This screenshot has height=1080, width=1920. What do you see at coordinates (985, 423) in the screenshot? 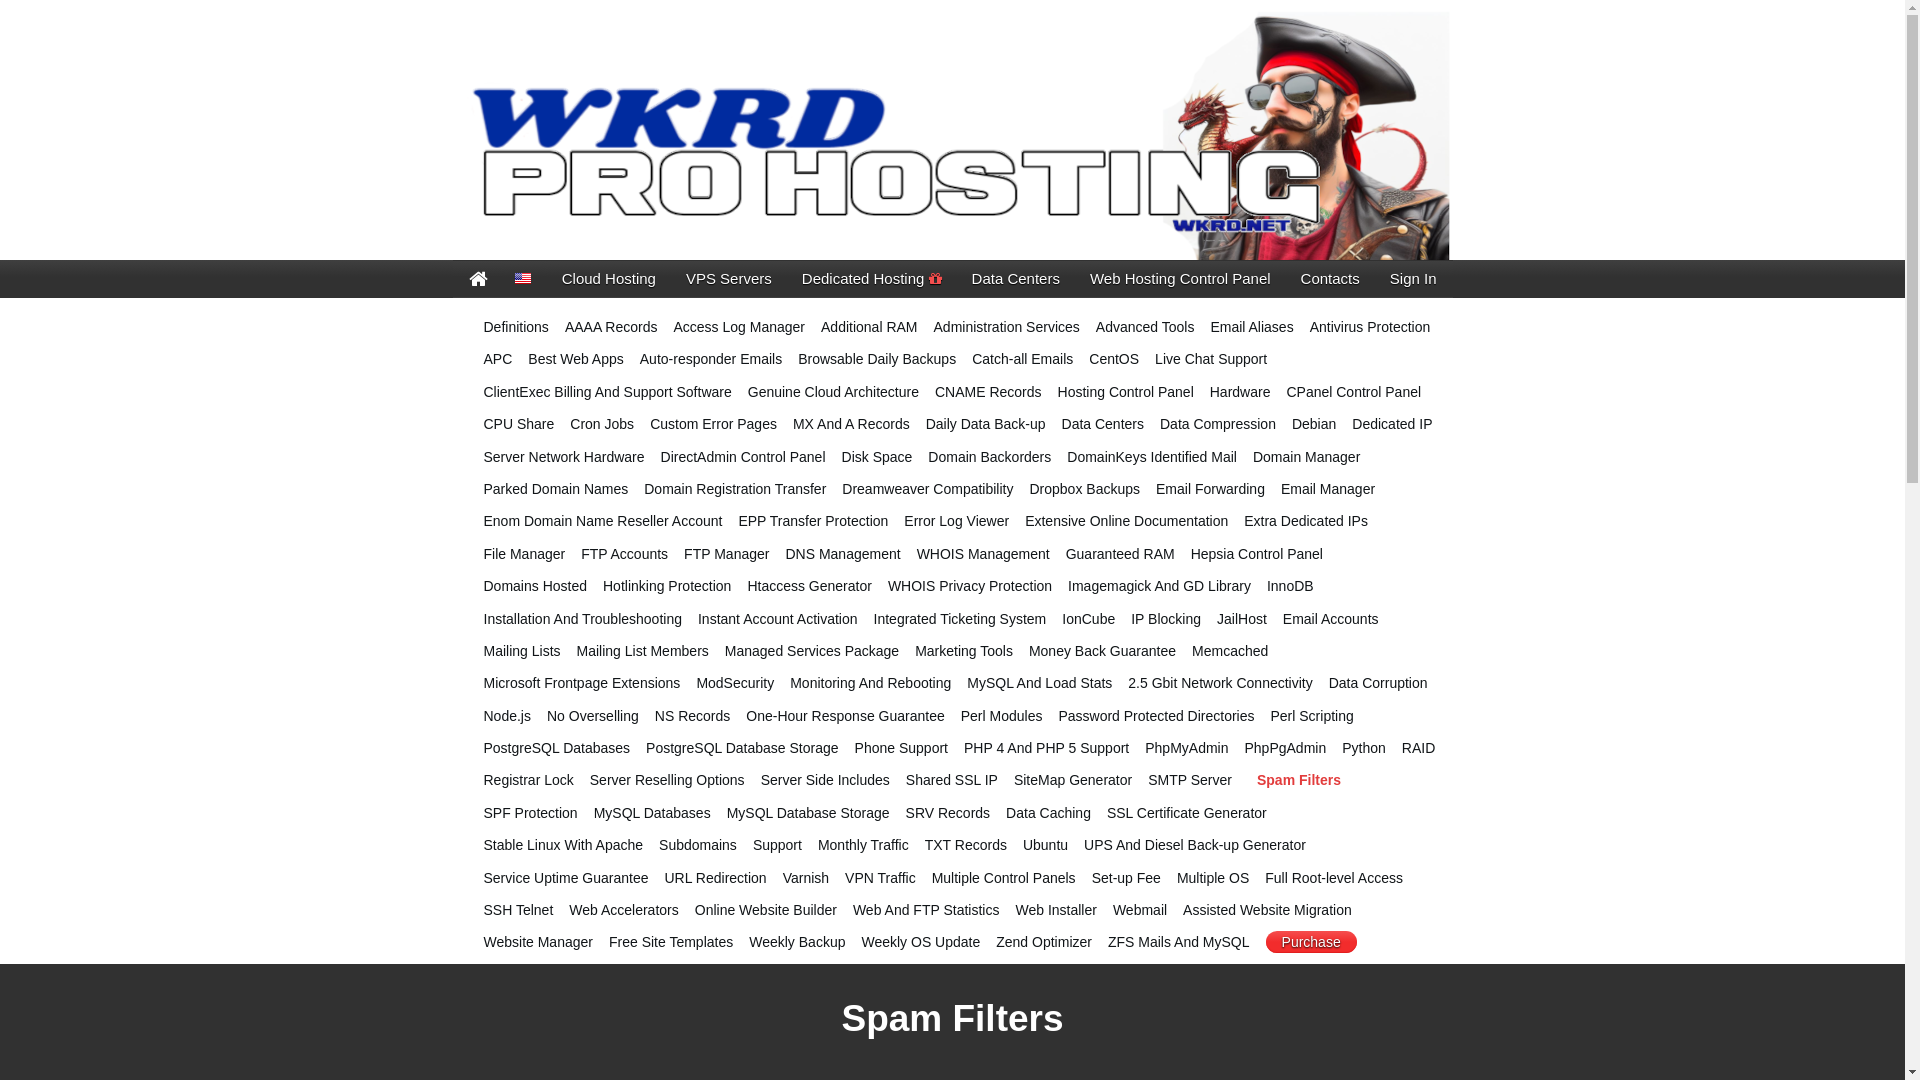
I see `'Daily Data Back-up'` at bounding box center [985, 423].